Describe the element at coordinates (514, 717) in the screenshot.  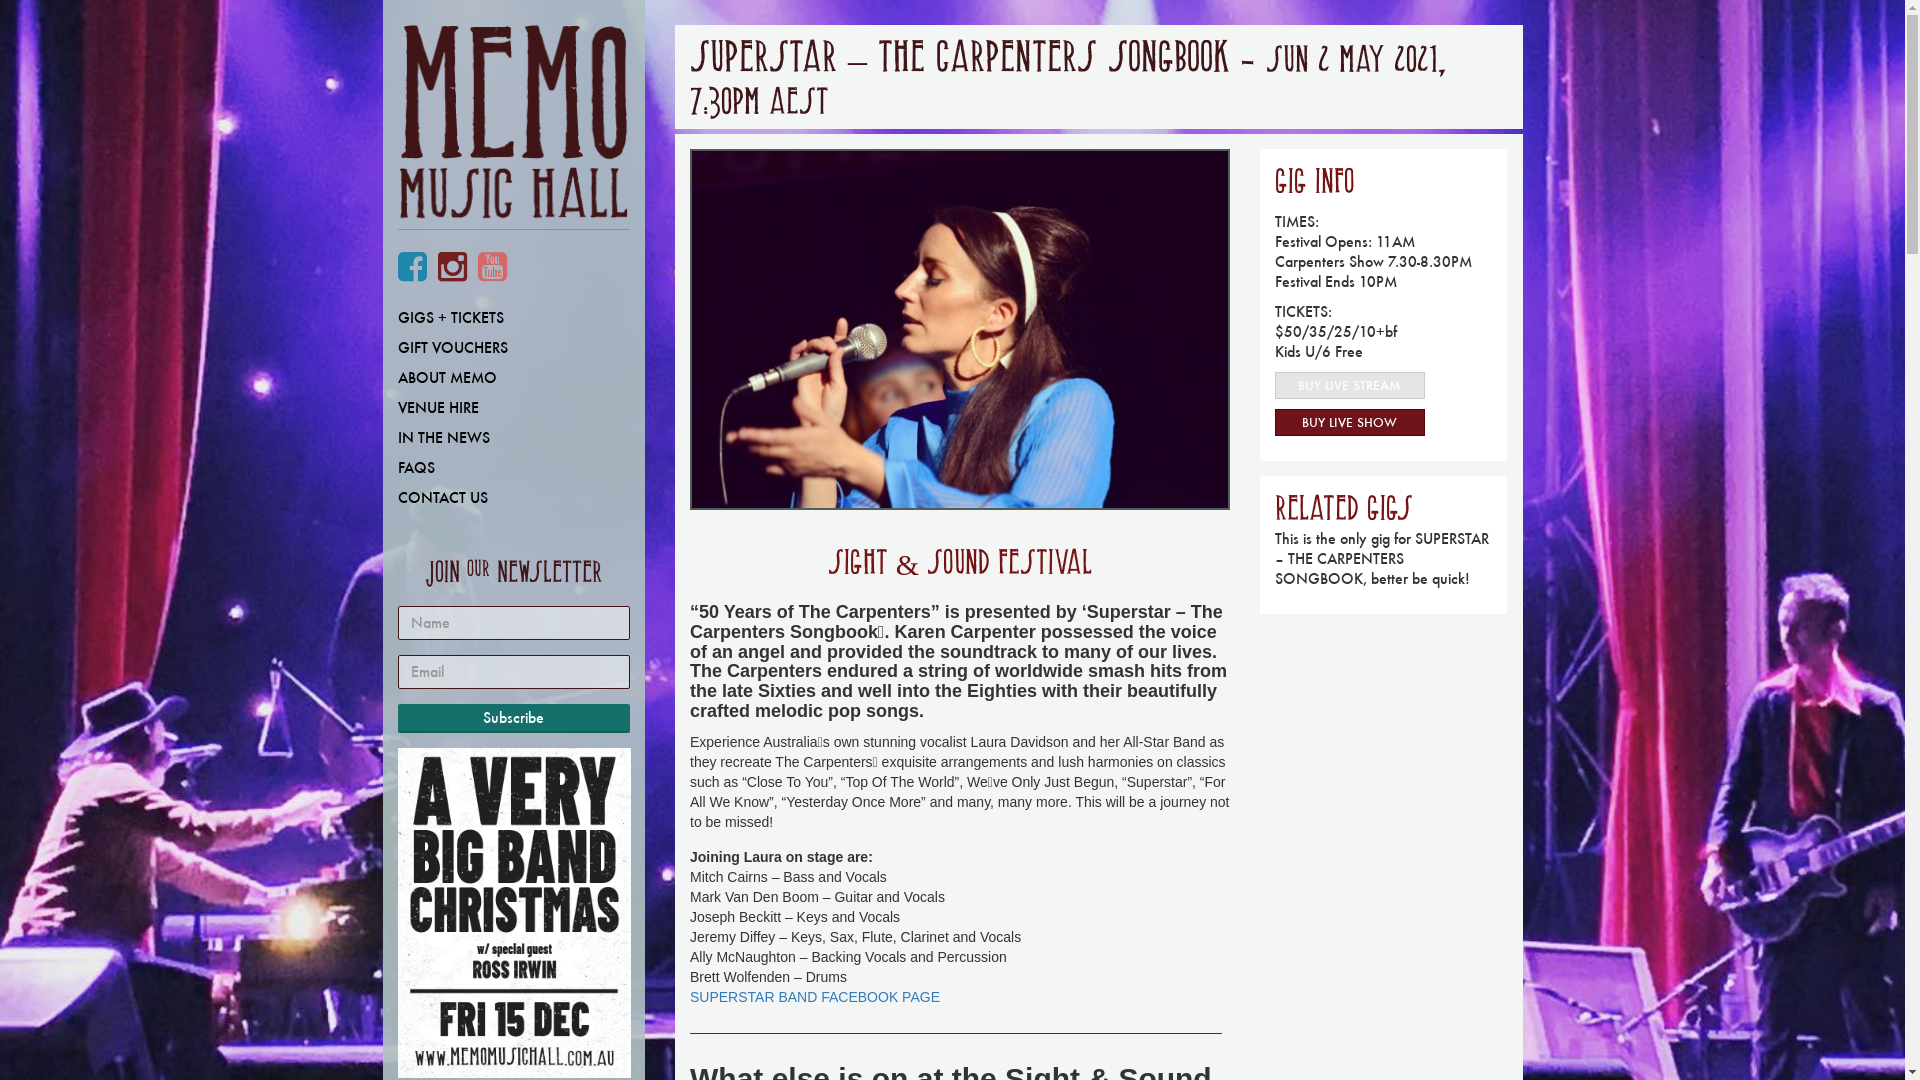
I see `'Subscribe'` at that location.